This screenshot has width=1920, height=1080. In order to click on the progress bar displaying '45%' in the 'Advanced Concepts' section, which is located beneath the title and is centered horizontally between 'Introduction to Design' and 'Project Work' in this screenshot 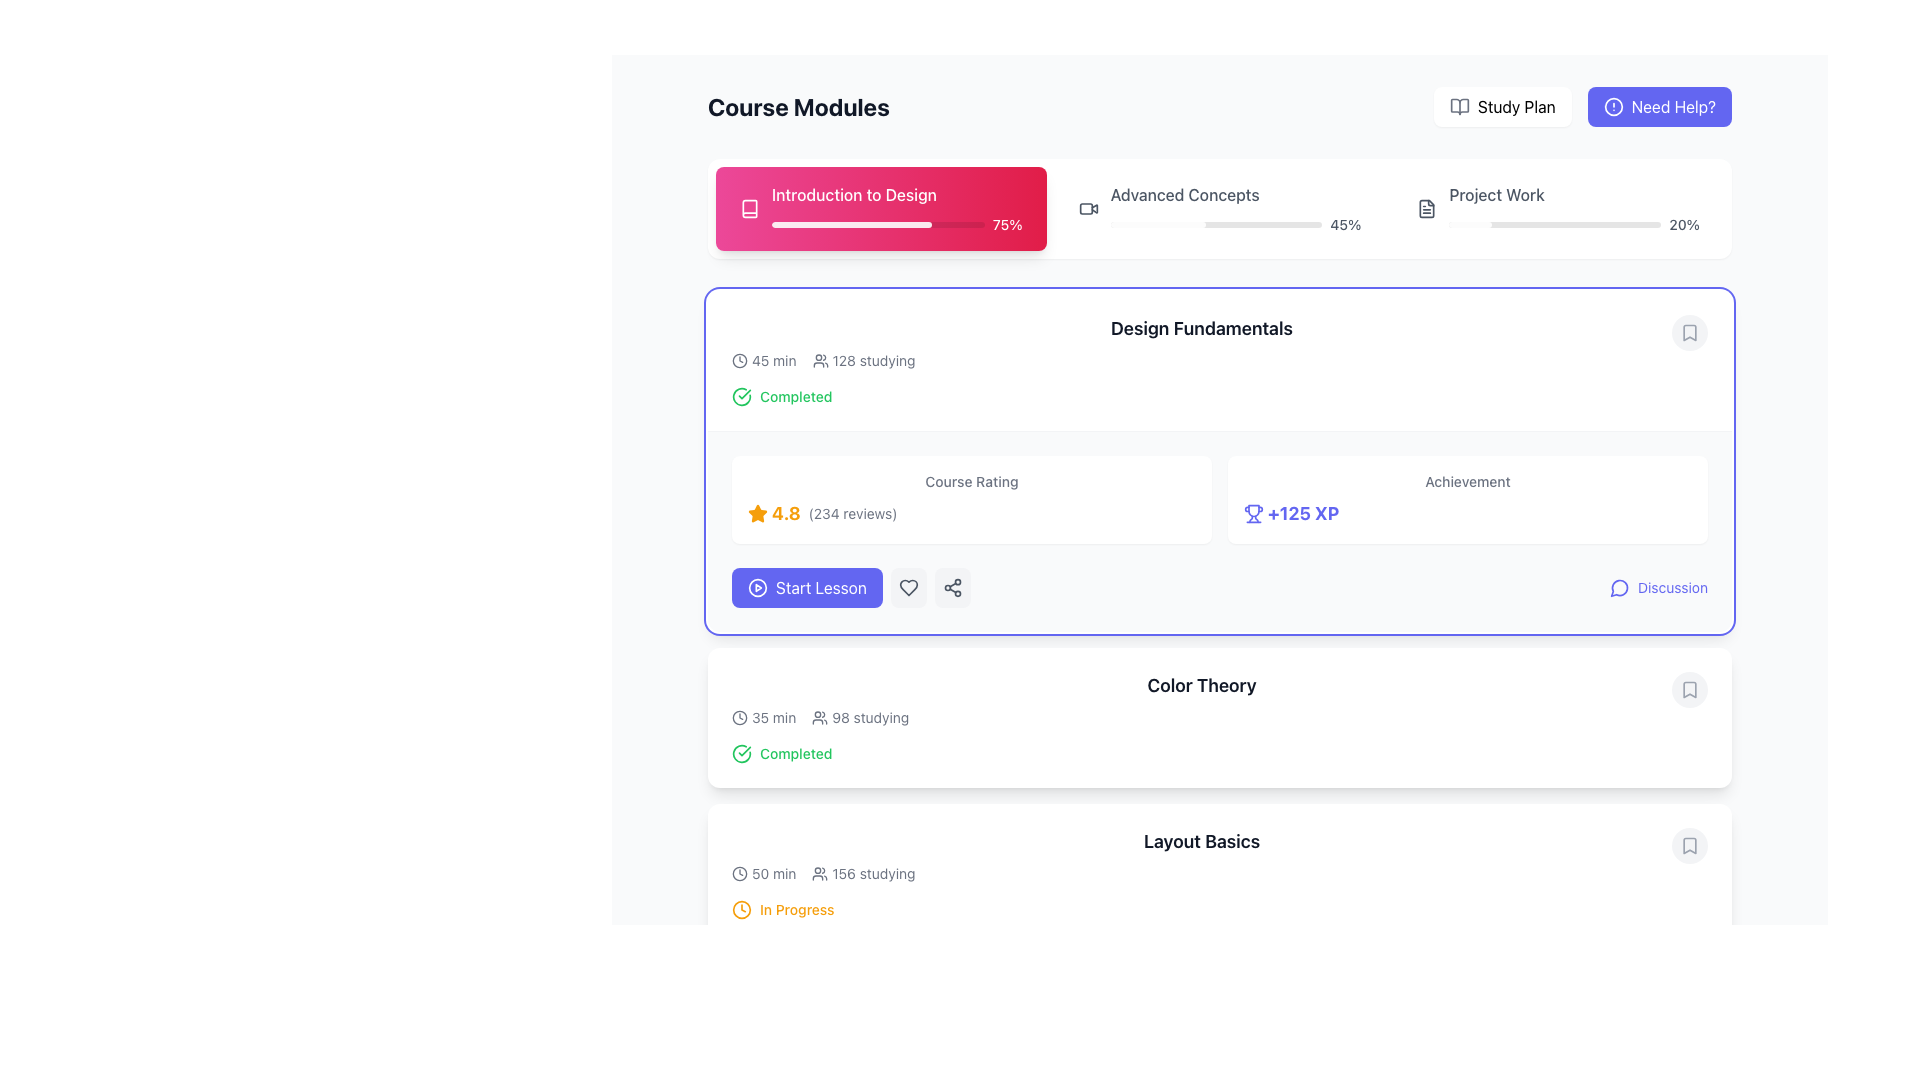, I will do `click(1235, 224)`.